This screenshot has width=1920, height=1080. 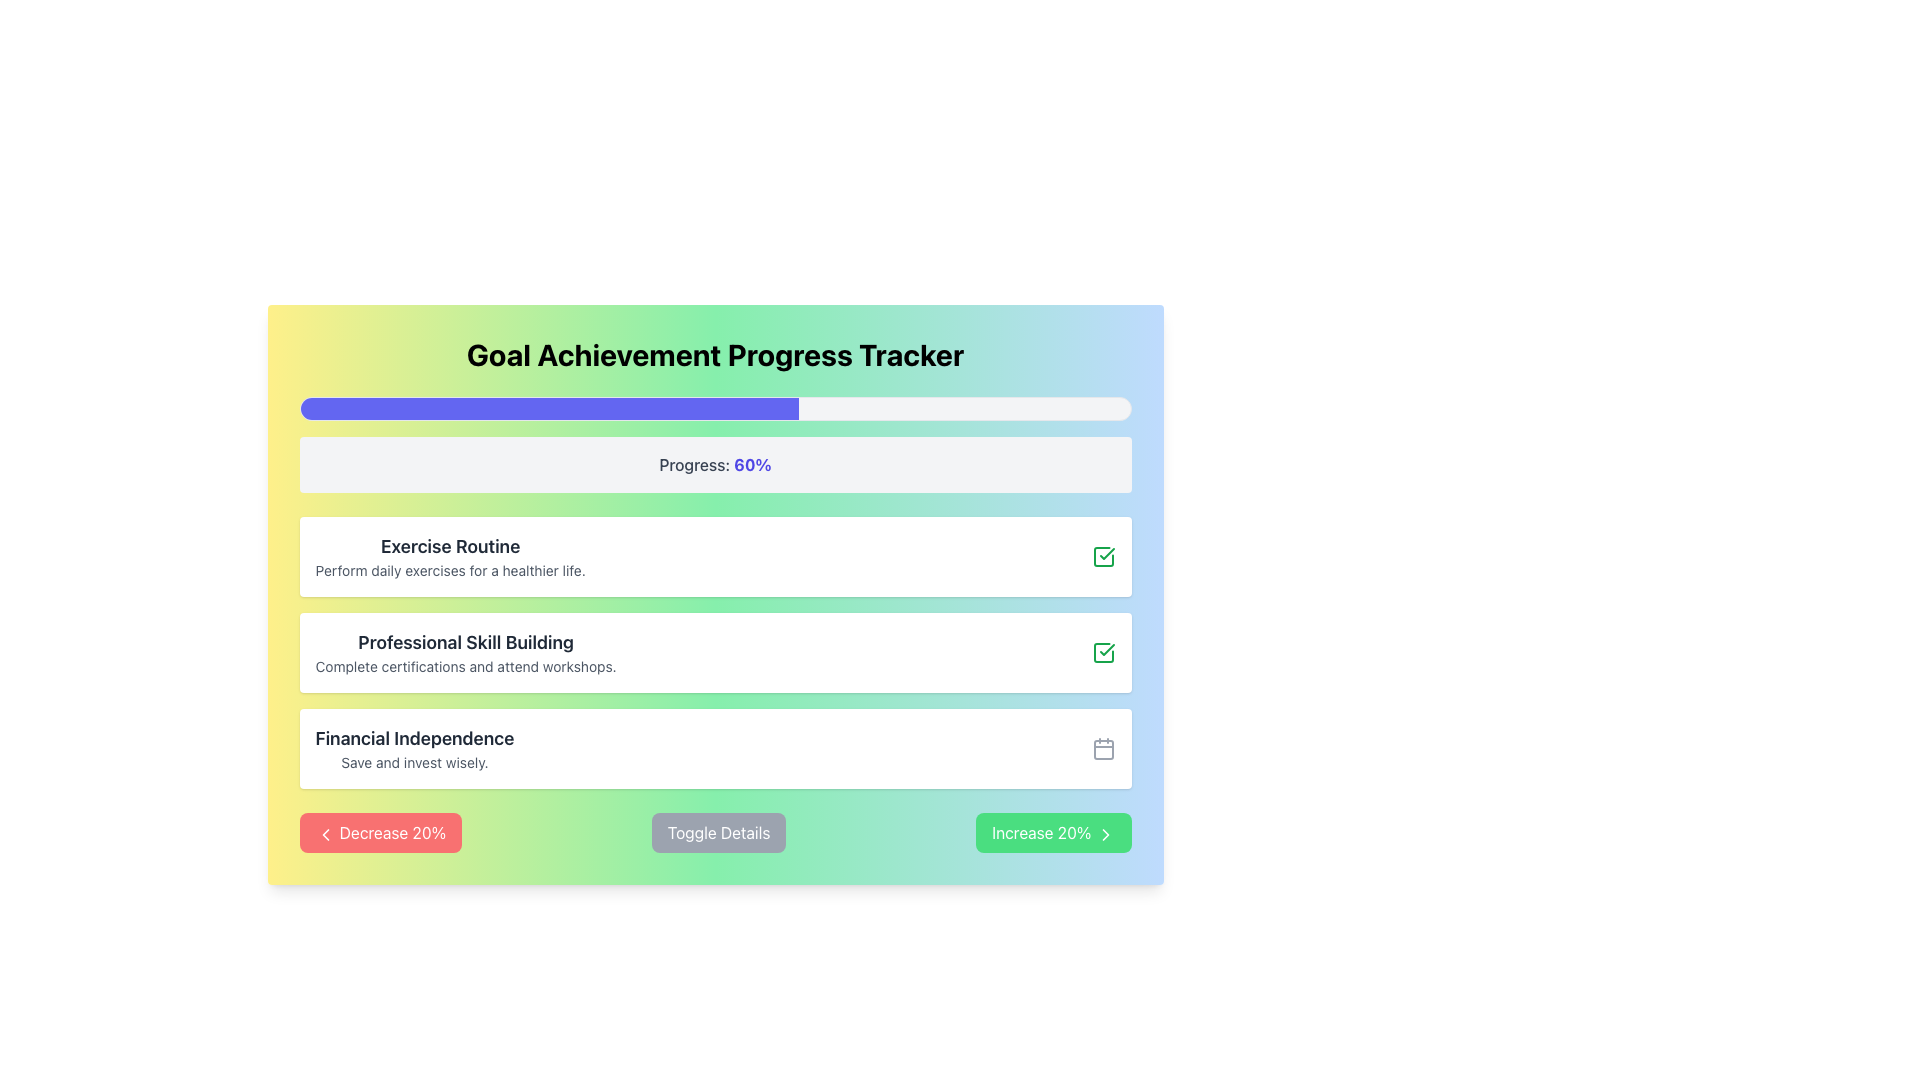 I want to click on the Chevron Right icon located within the green button labeled 'Increase 20%' at the bottom-right corner of the interface, so click(x=1104, y=834).